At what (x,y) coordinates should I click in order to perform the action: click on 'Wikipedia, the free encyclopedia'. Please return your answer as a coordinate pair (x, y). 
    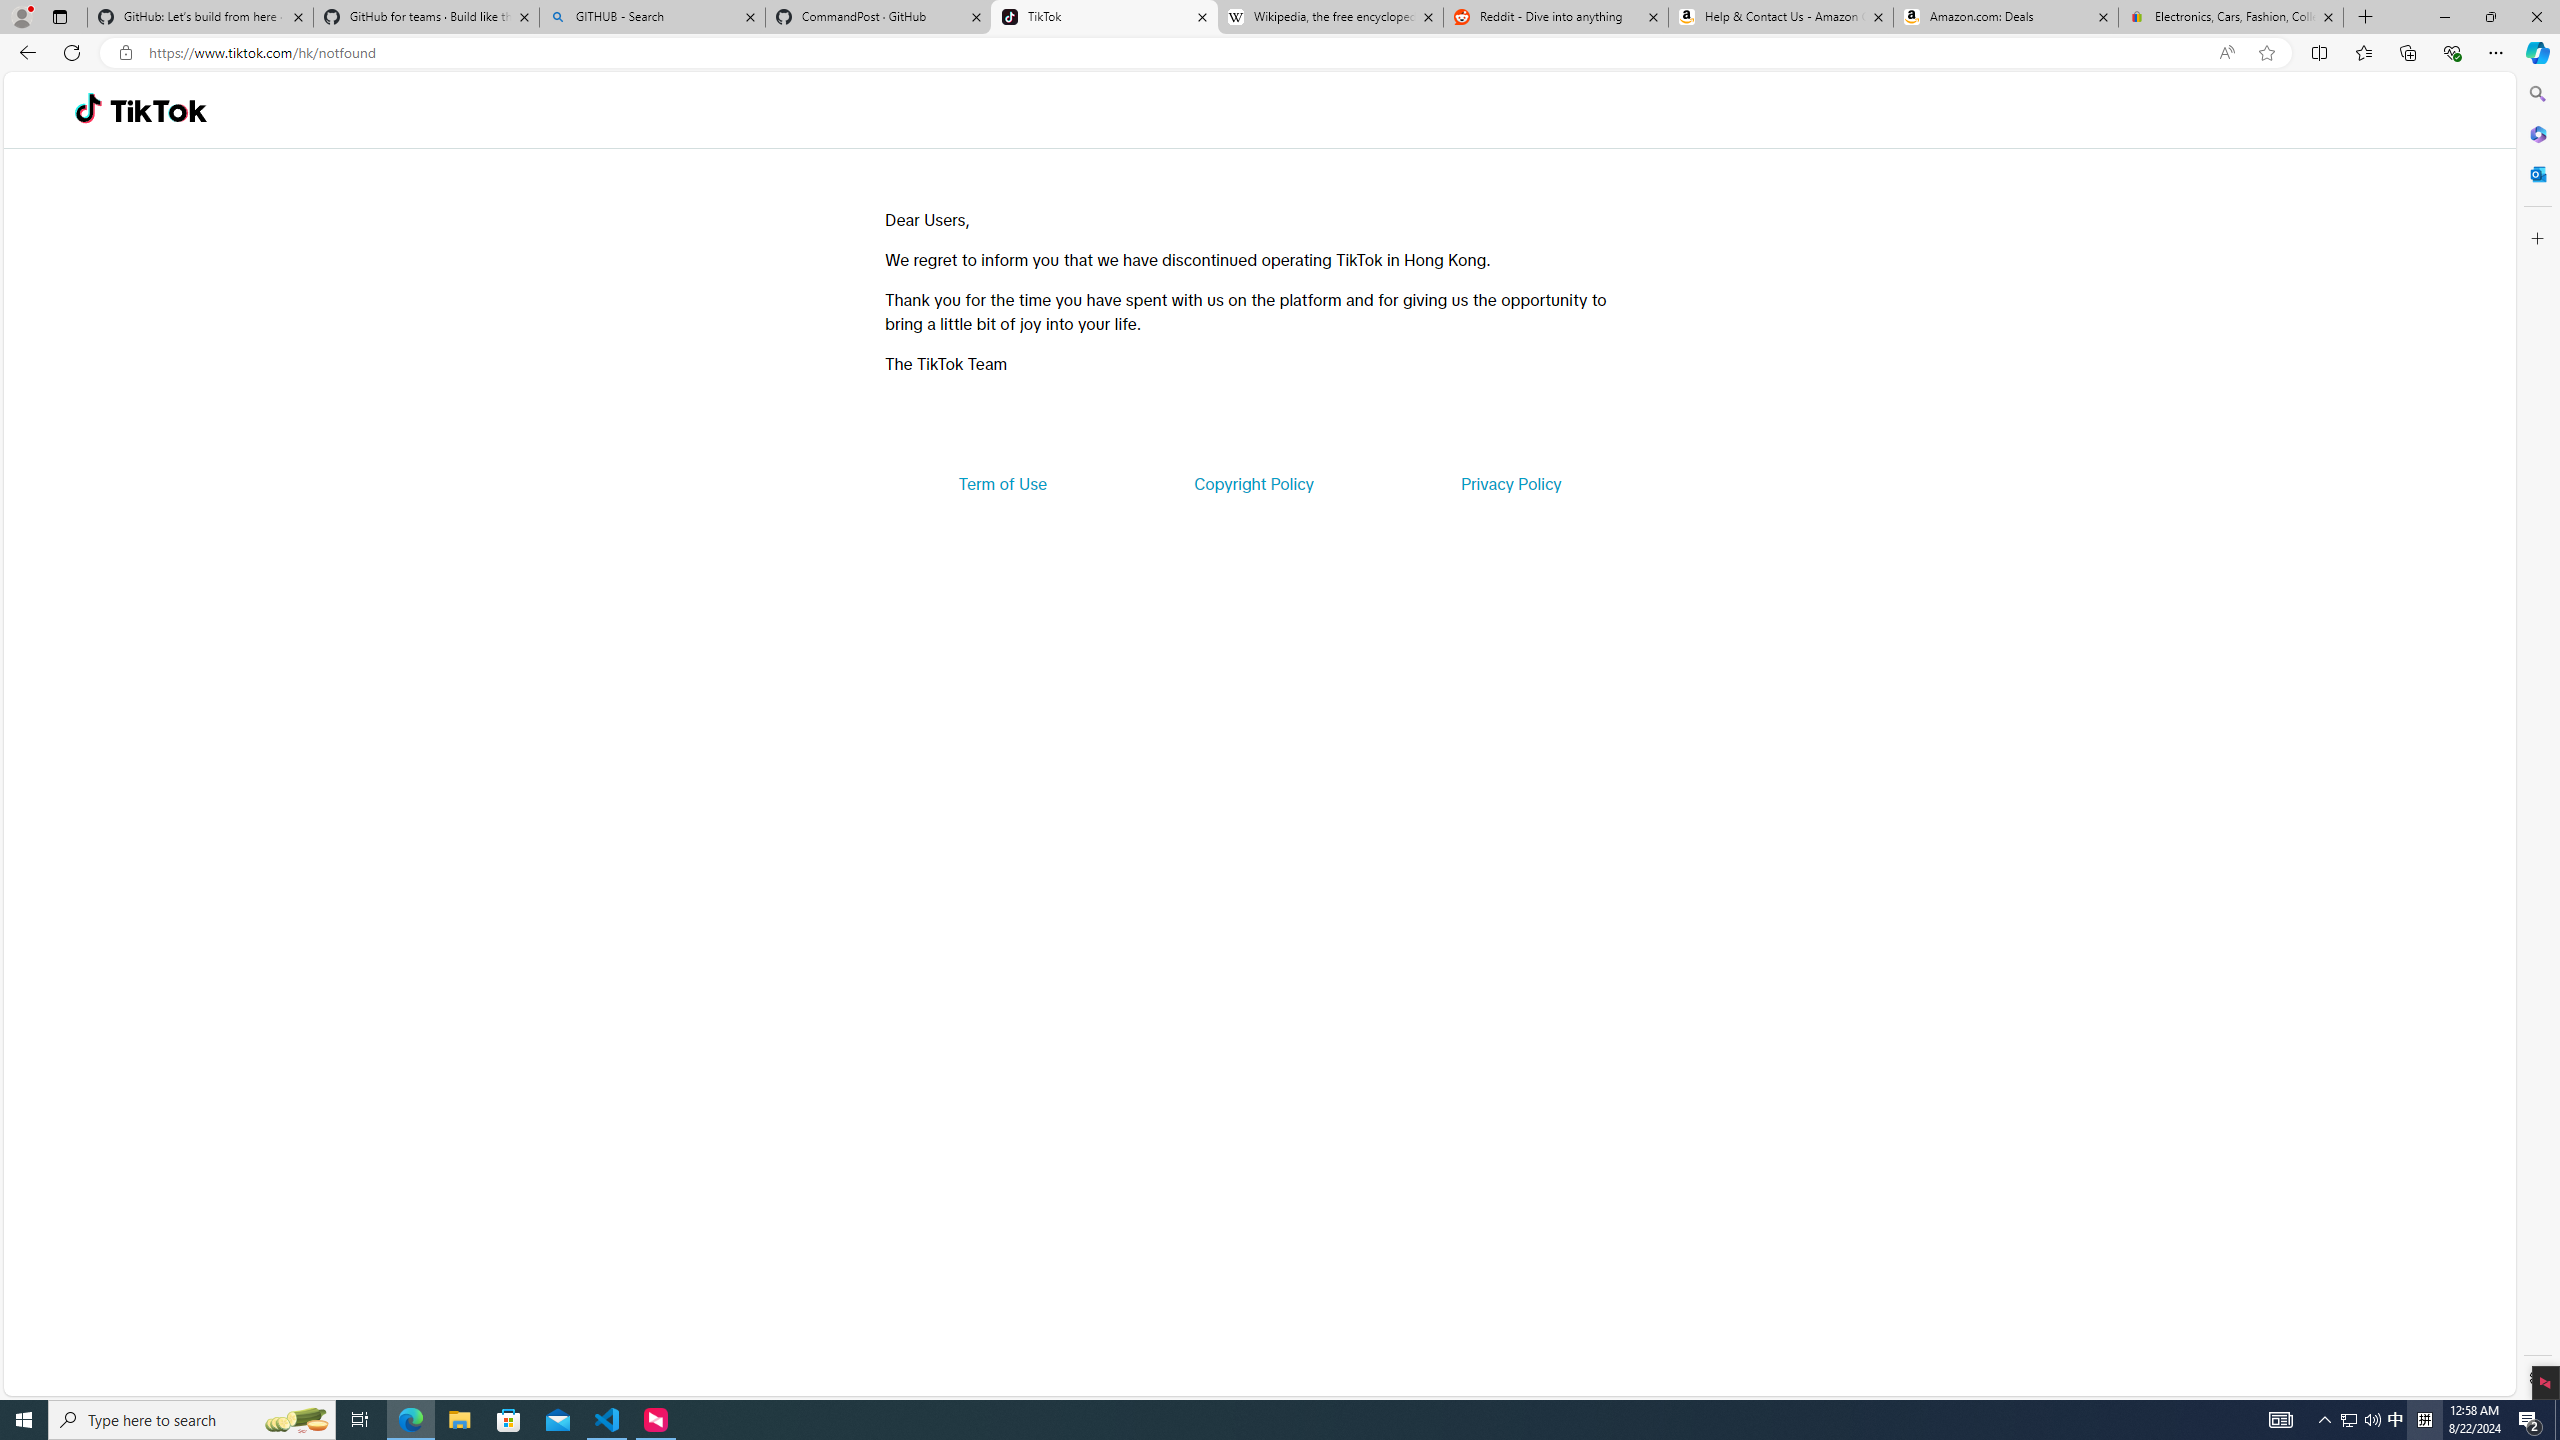
    Looking at the image, I should click on (1328, 16).